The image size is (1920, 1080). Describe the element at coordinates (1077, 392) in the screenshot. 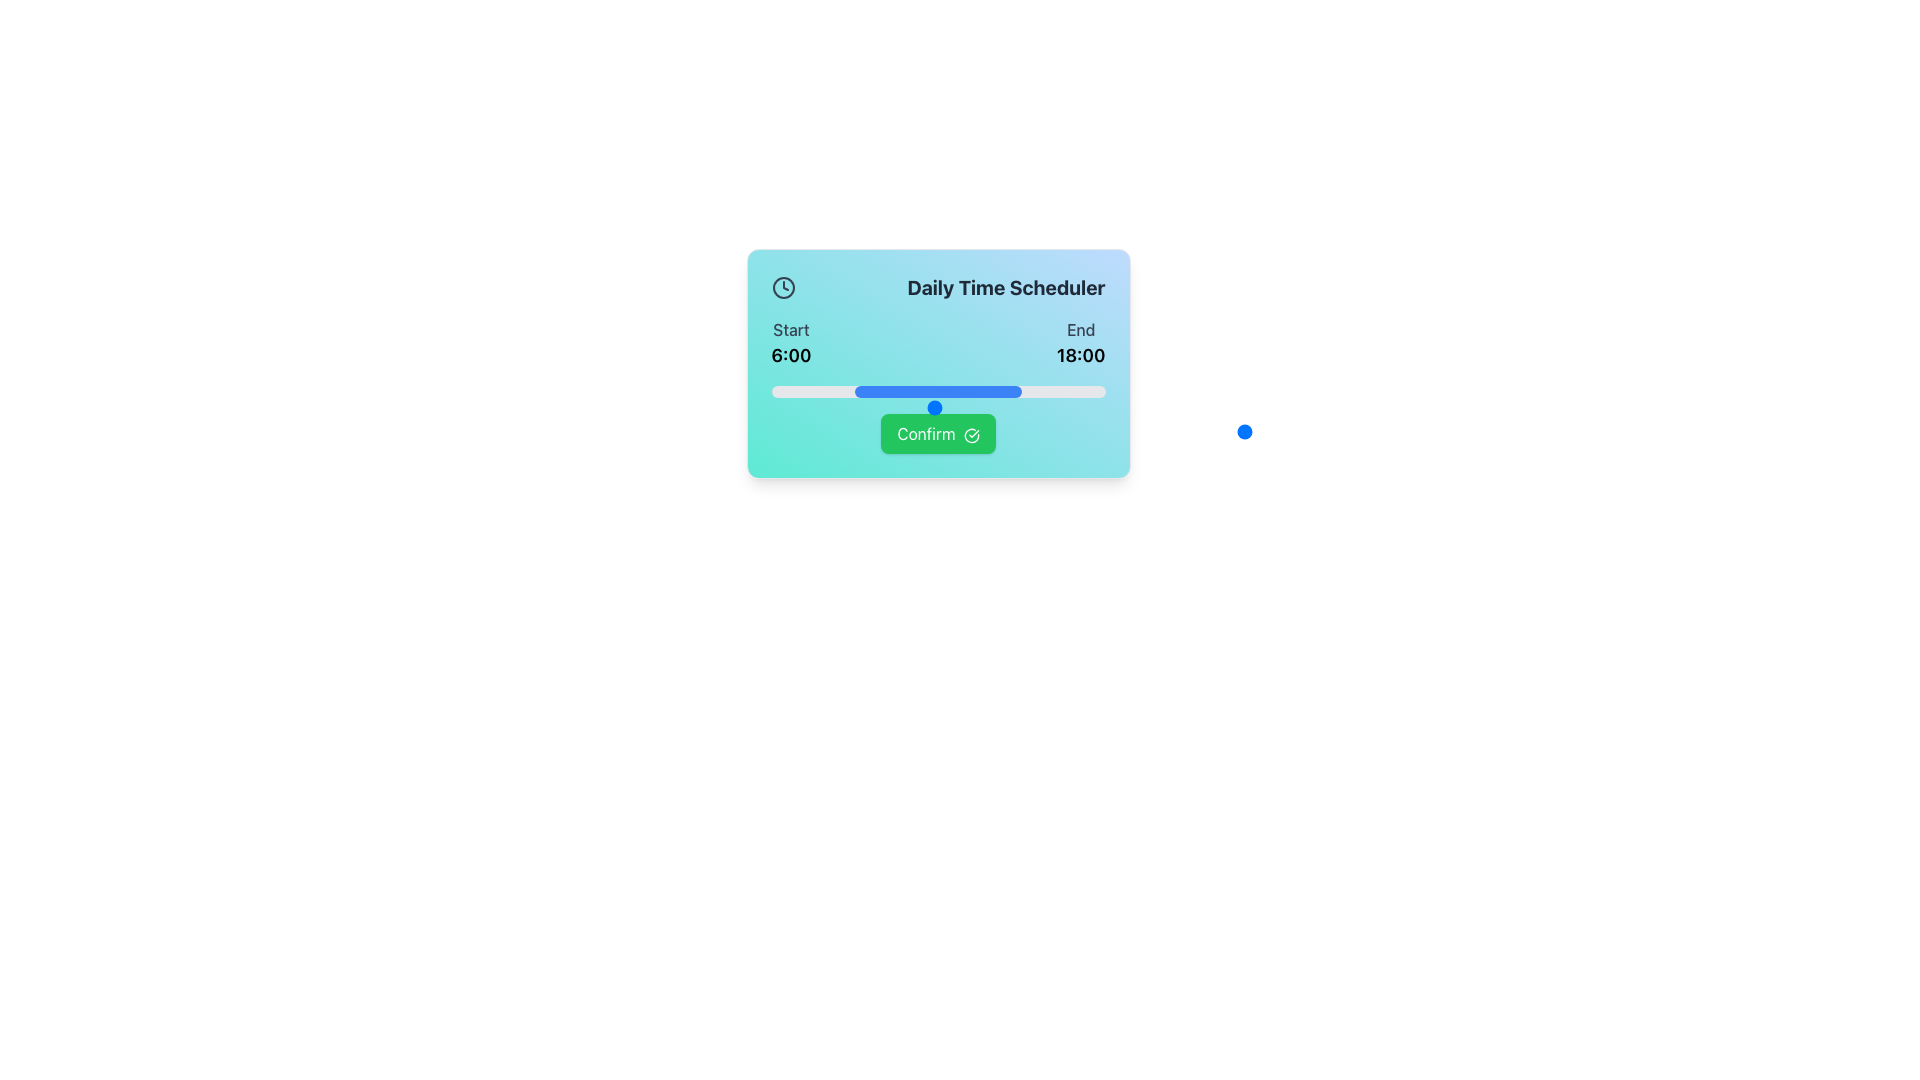

I see `the slider` at that location.